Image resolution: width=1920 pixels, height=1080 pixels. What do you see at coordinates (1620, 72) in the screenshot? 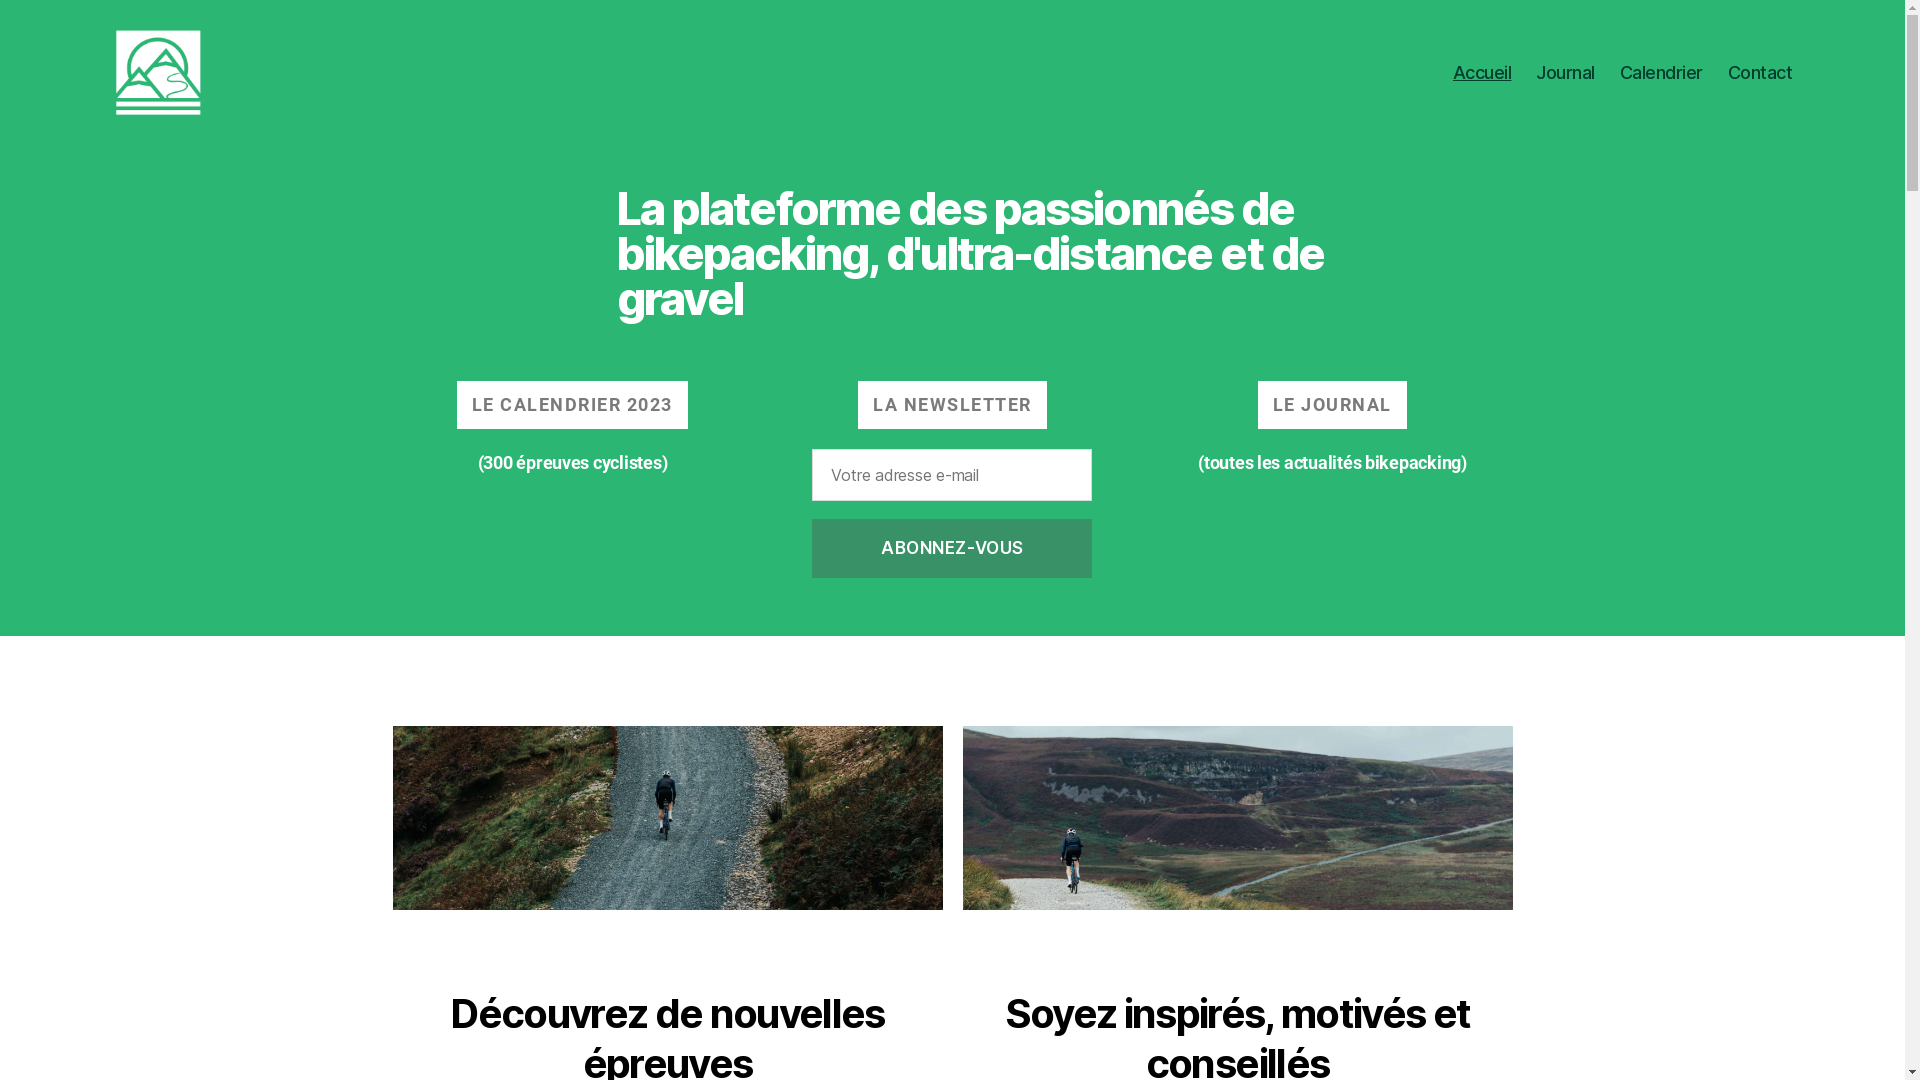
I see `'Calendrier'` at bounding box center [1620, 72].